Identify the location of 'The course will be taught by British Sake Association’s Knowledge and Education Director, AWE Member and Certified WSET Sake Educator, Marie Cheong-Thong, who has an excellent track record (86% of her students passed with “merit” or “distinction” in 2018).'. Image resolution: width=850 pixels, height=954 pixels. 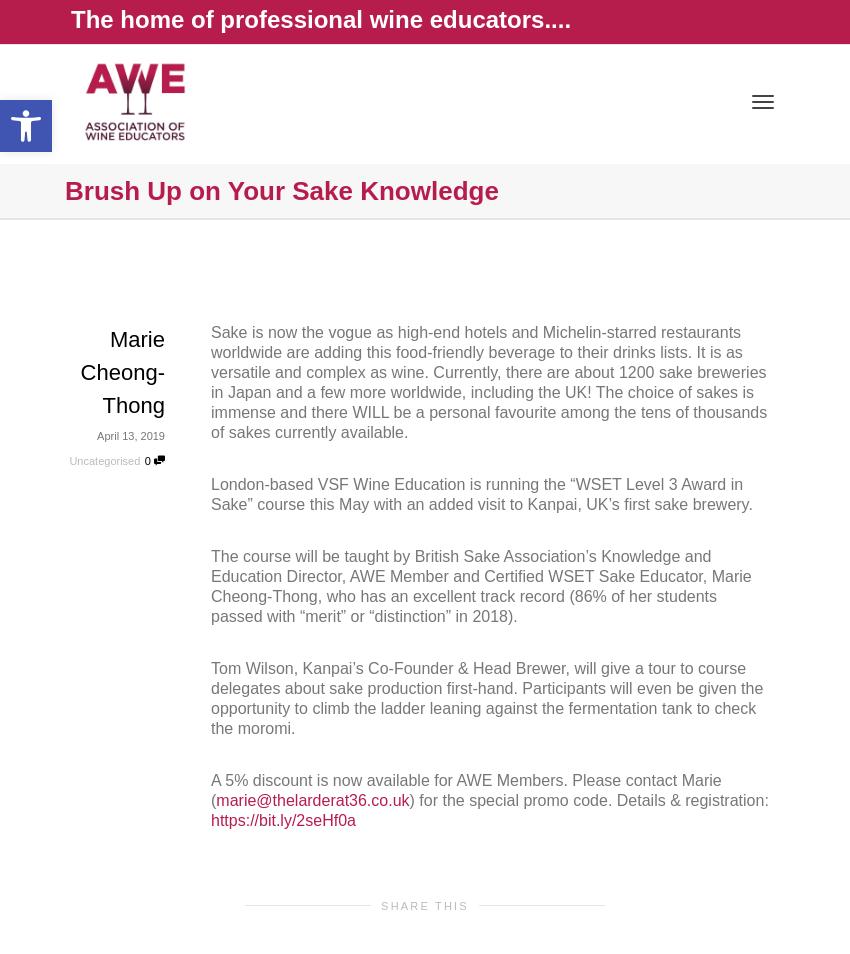
(209, 585).